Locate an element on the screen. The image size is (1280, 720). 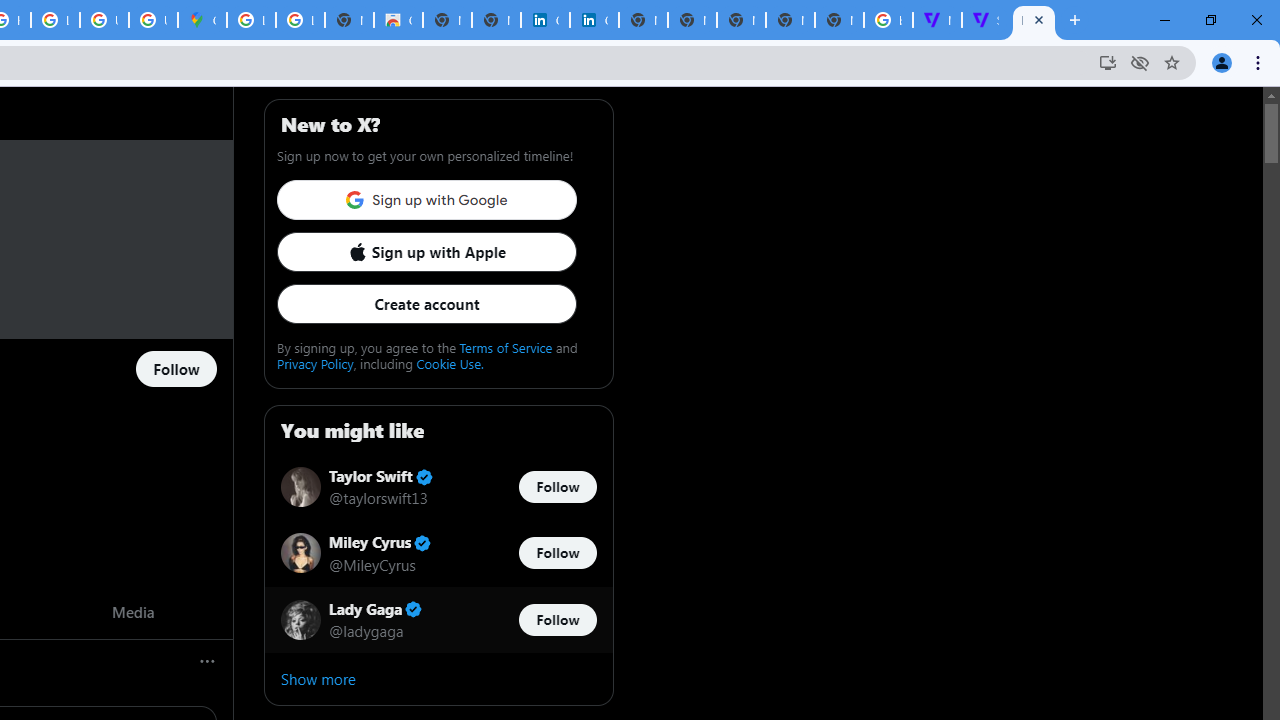
'New Tab' is located at coordinates (839, 20).